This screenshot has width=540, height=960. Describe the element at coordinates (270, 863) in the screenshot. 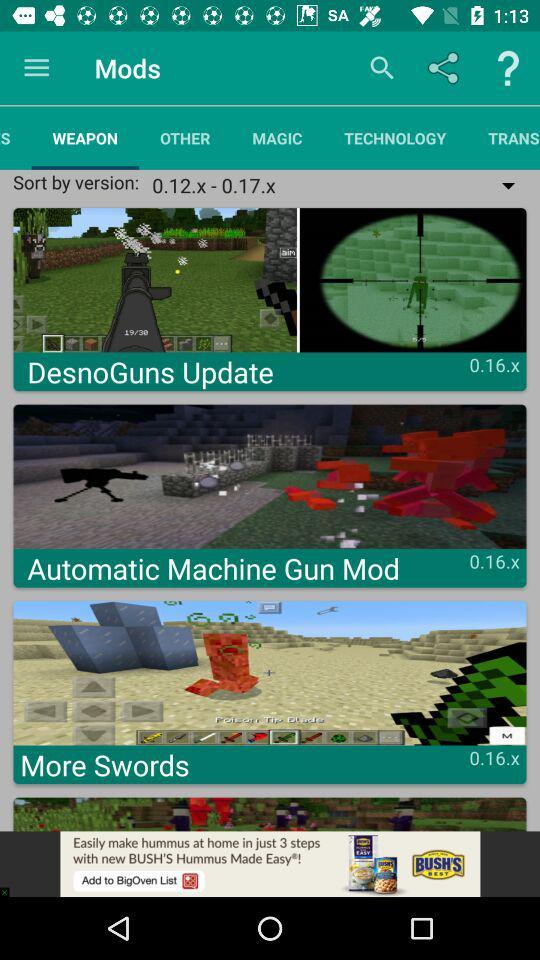

I see `advertise into minecraft gameplay` at that location.